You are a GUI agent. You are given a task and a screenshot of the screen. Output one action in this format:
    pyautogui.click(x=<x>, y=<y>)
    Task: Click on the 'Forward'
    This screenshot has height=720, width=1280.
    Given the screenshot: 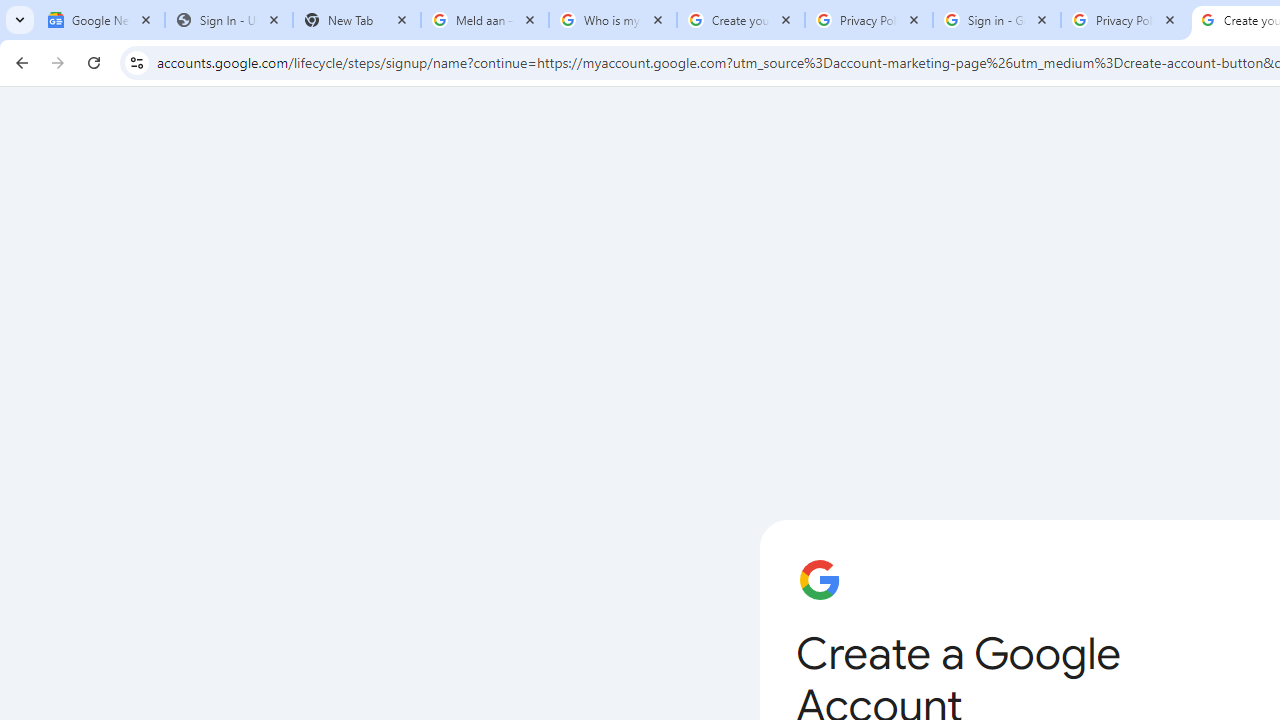 What is the action you would take?
    pyautogui.click(x=58, y=61)
    